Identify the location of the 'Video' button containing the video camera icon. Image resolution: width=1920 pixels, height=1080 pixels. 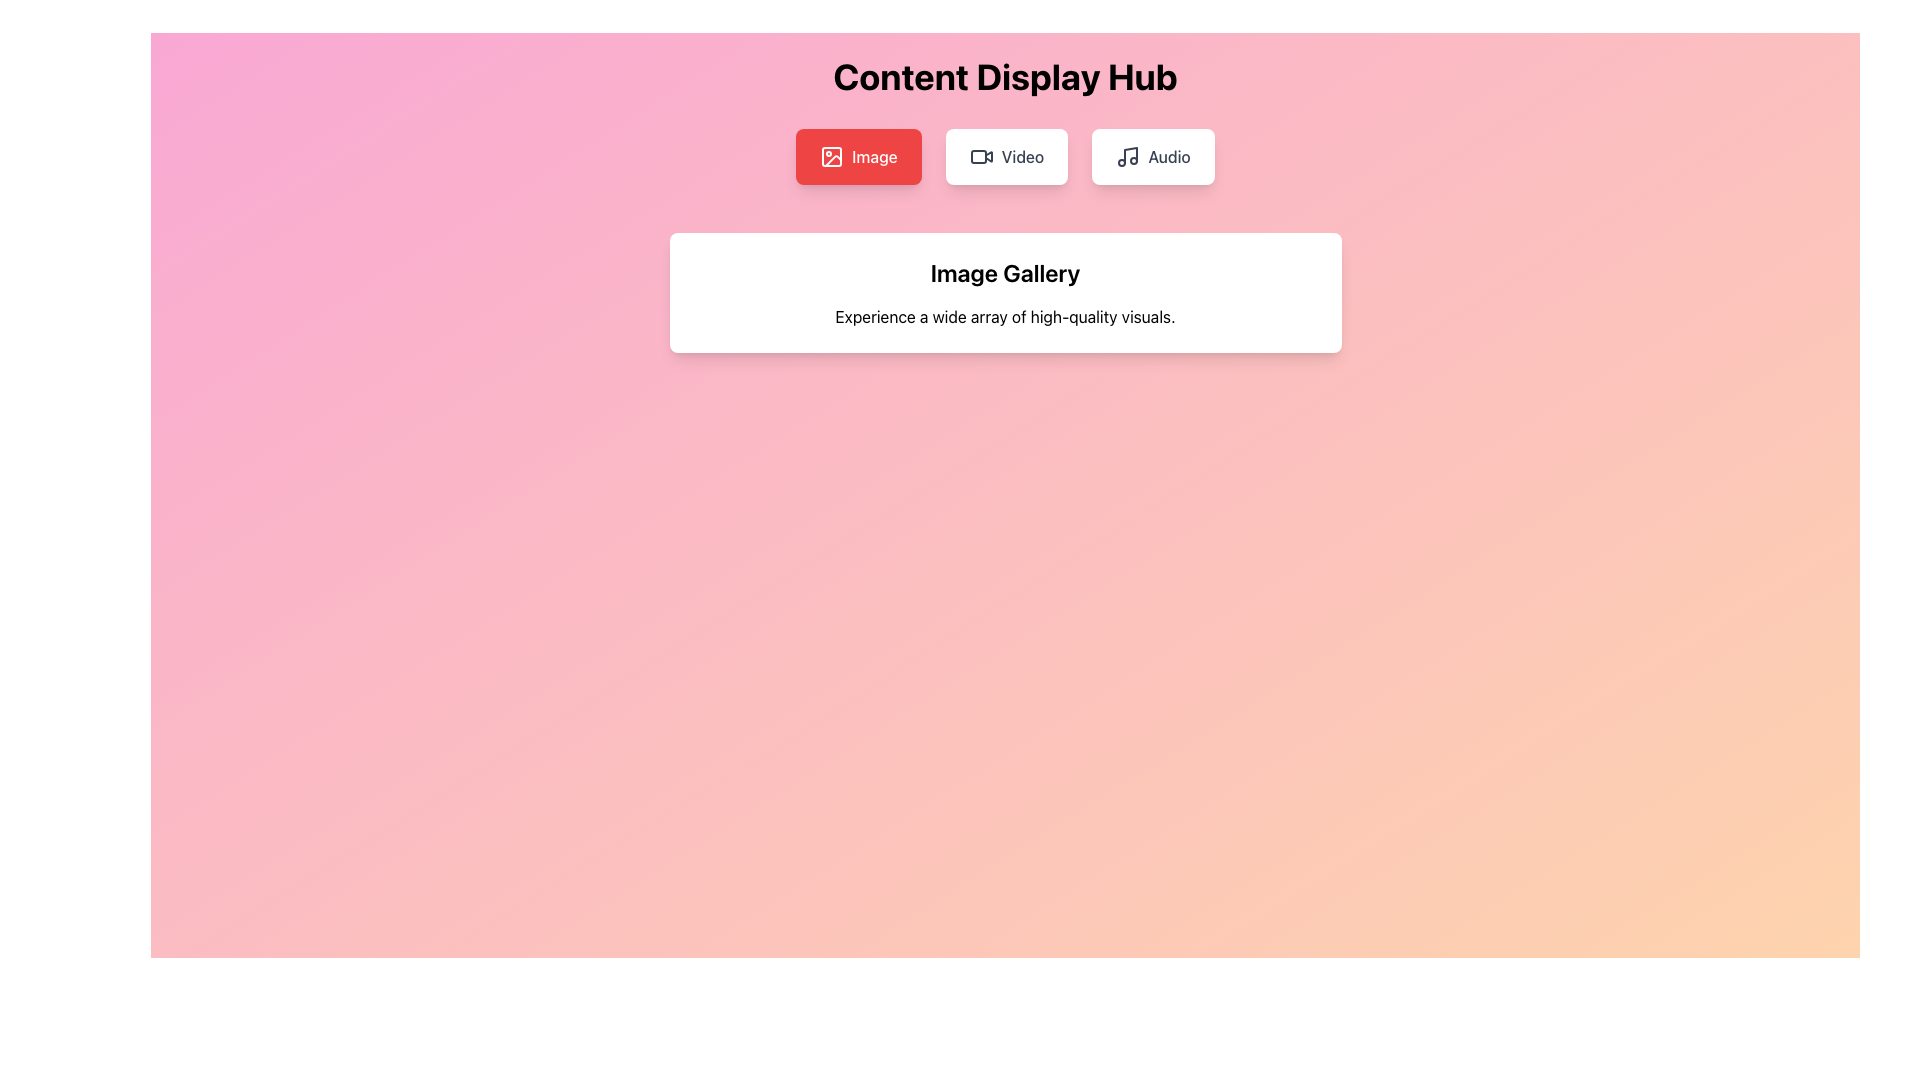
(981, 156).